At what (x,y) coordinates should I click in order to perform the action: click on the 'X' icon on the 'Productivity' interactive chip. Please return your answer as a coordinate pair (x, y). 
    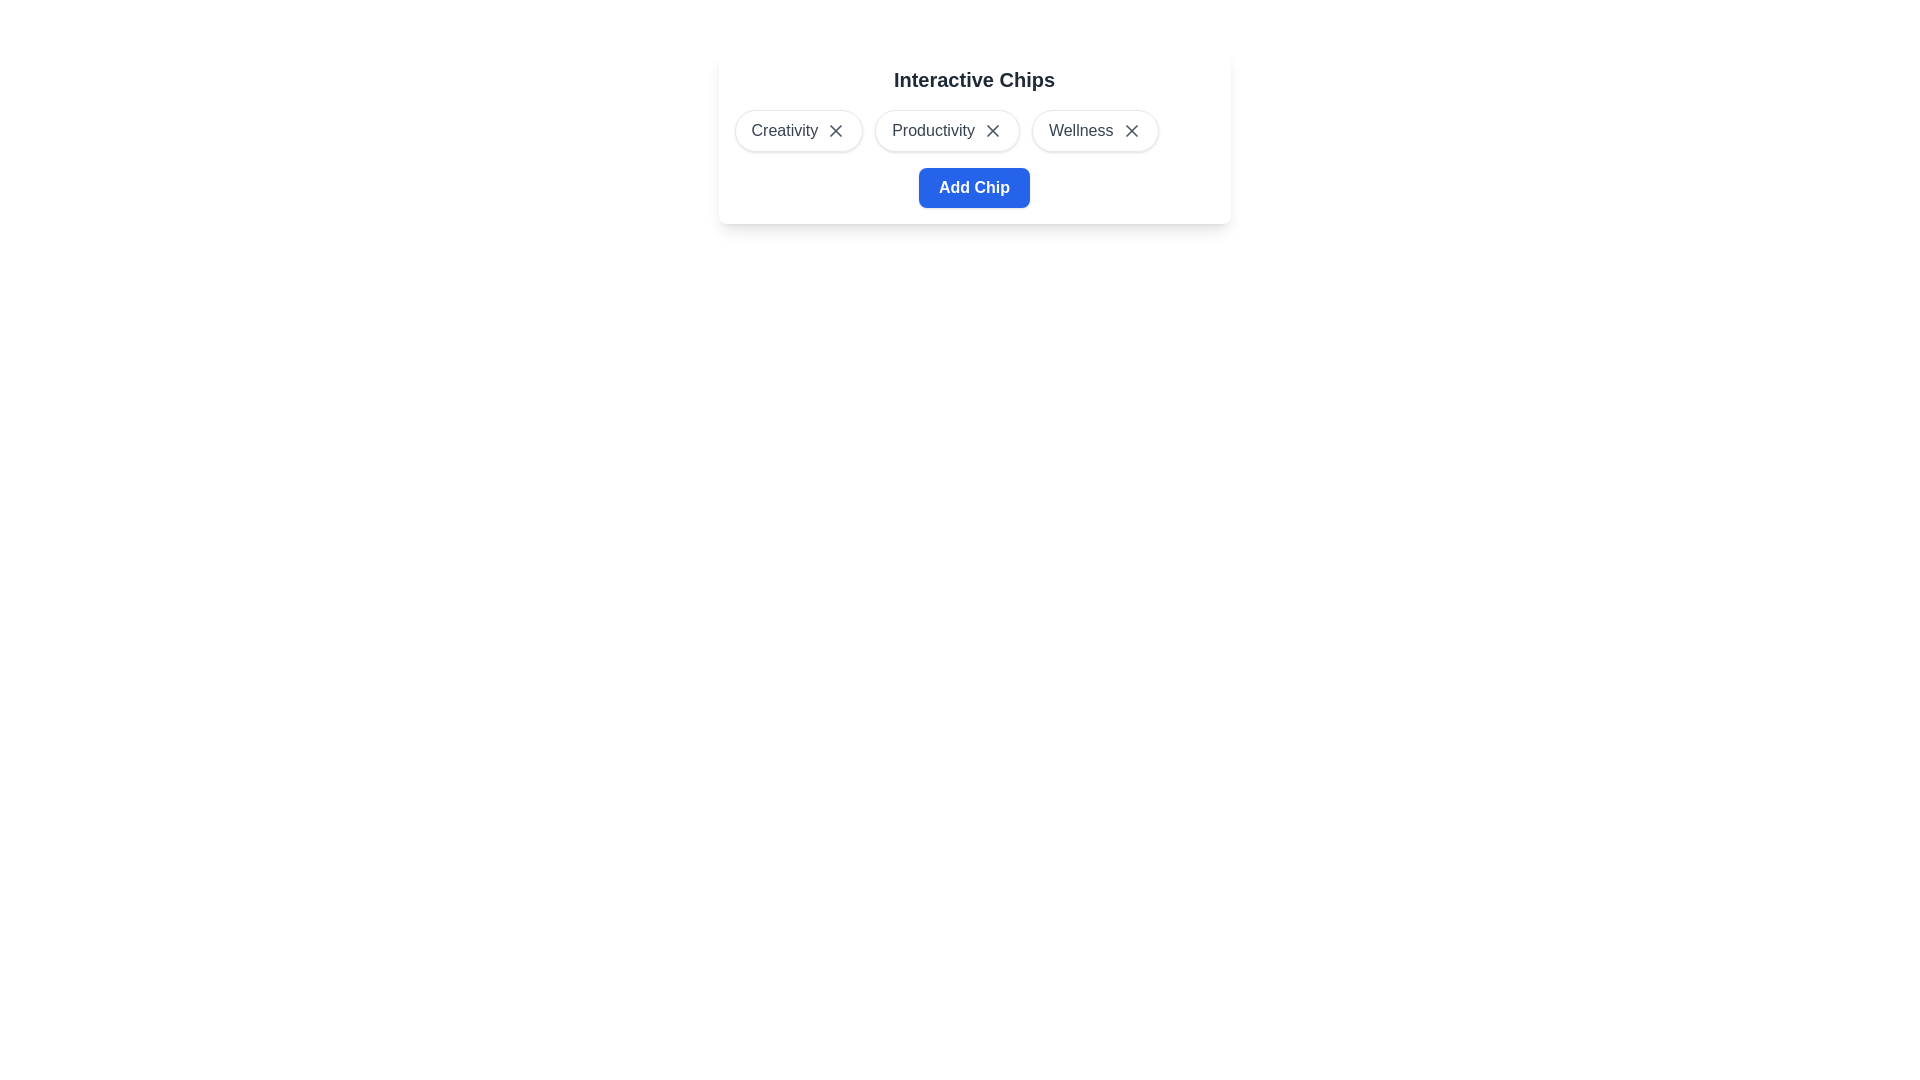
    Looking at the image, I should click on (992, 131).